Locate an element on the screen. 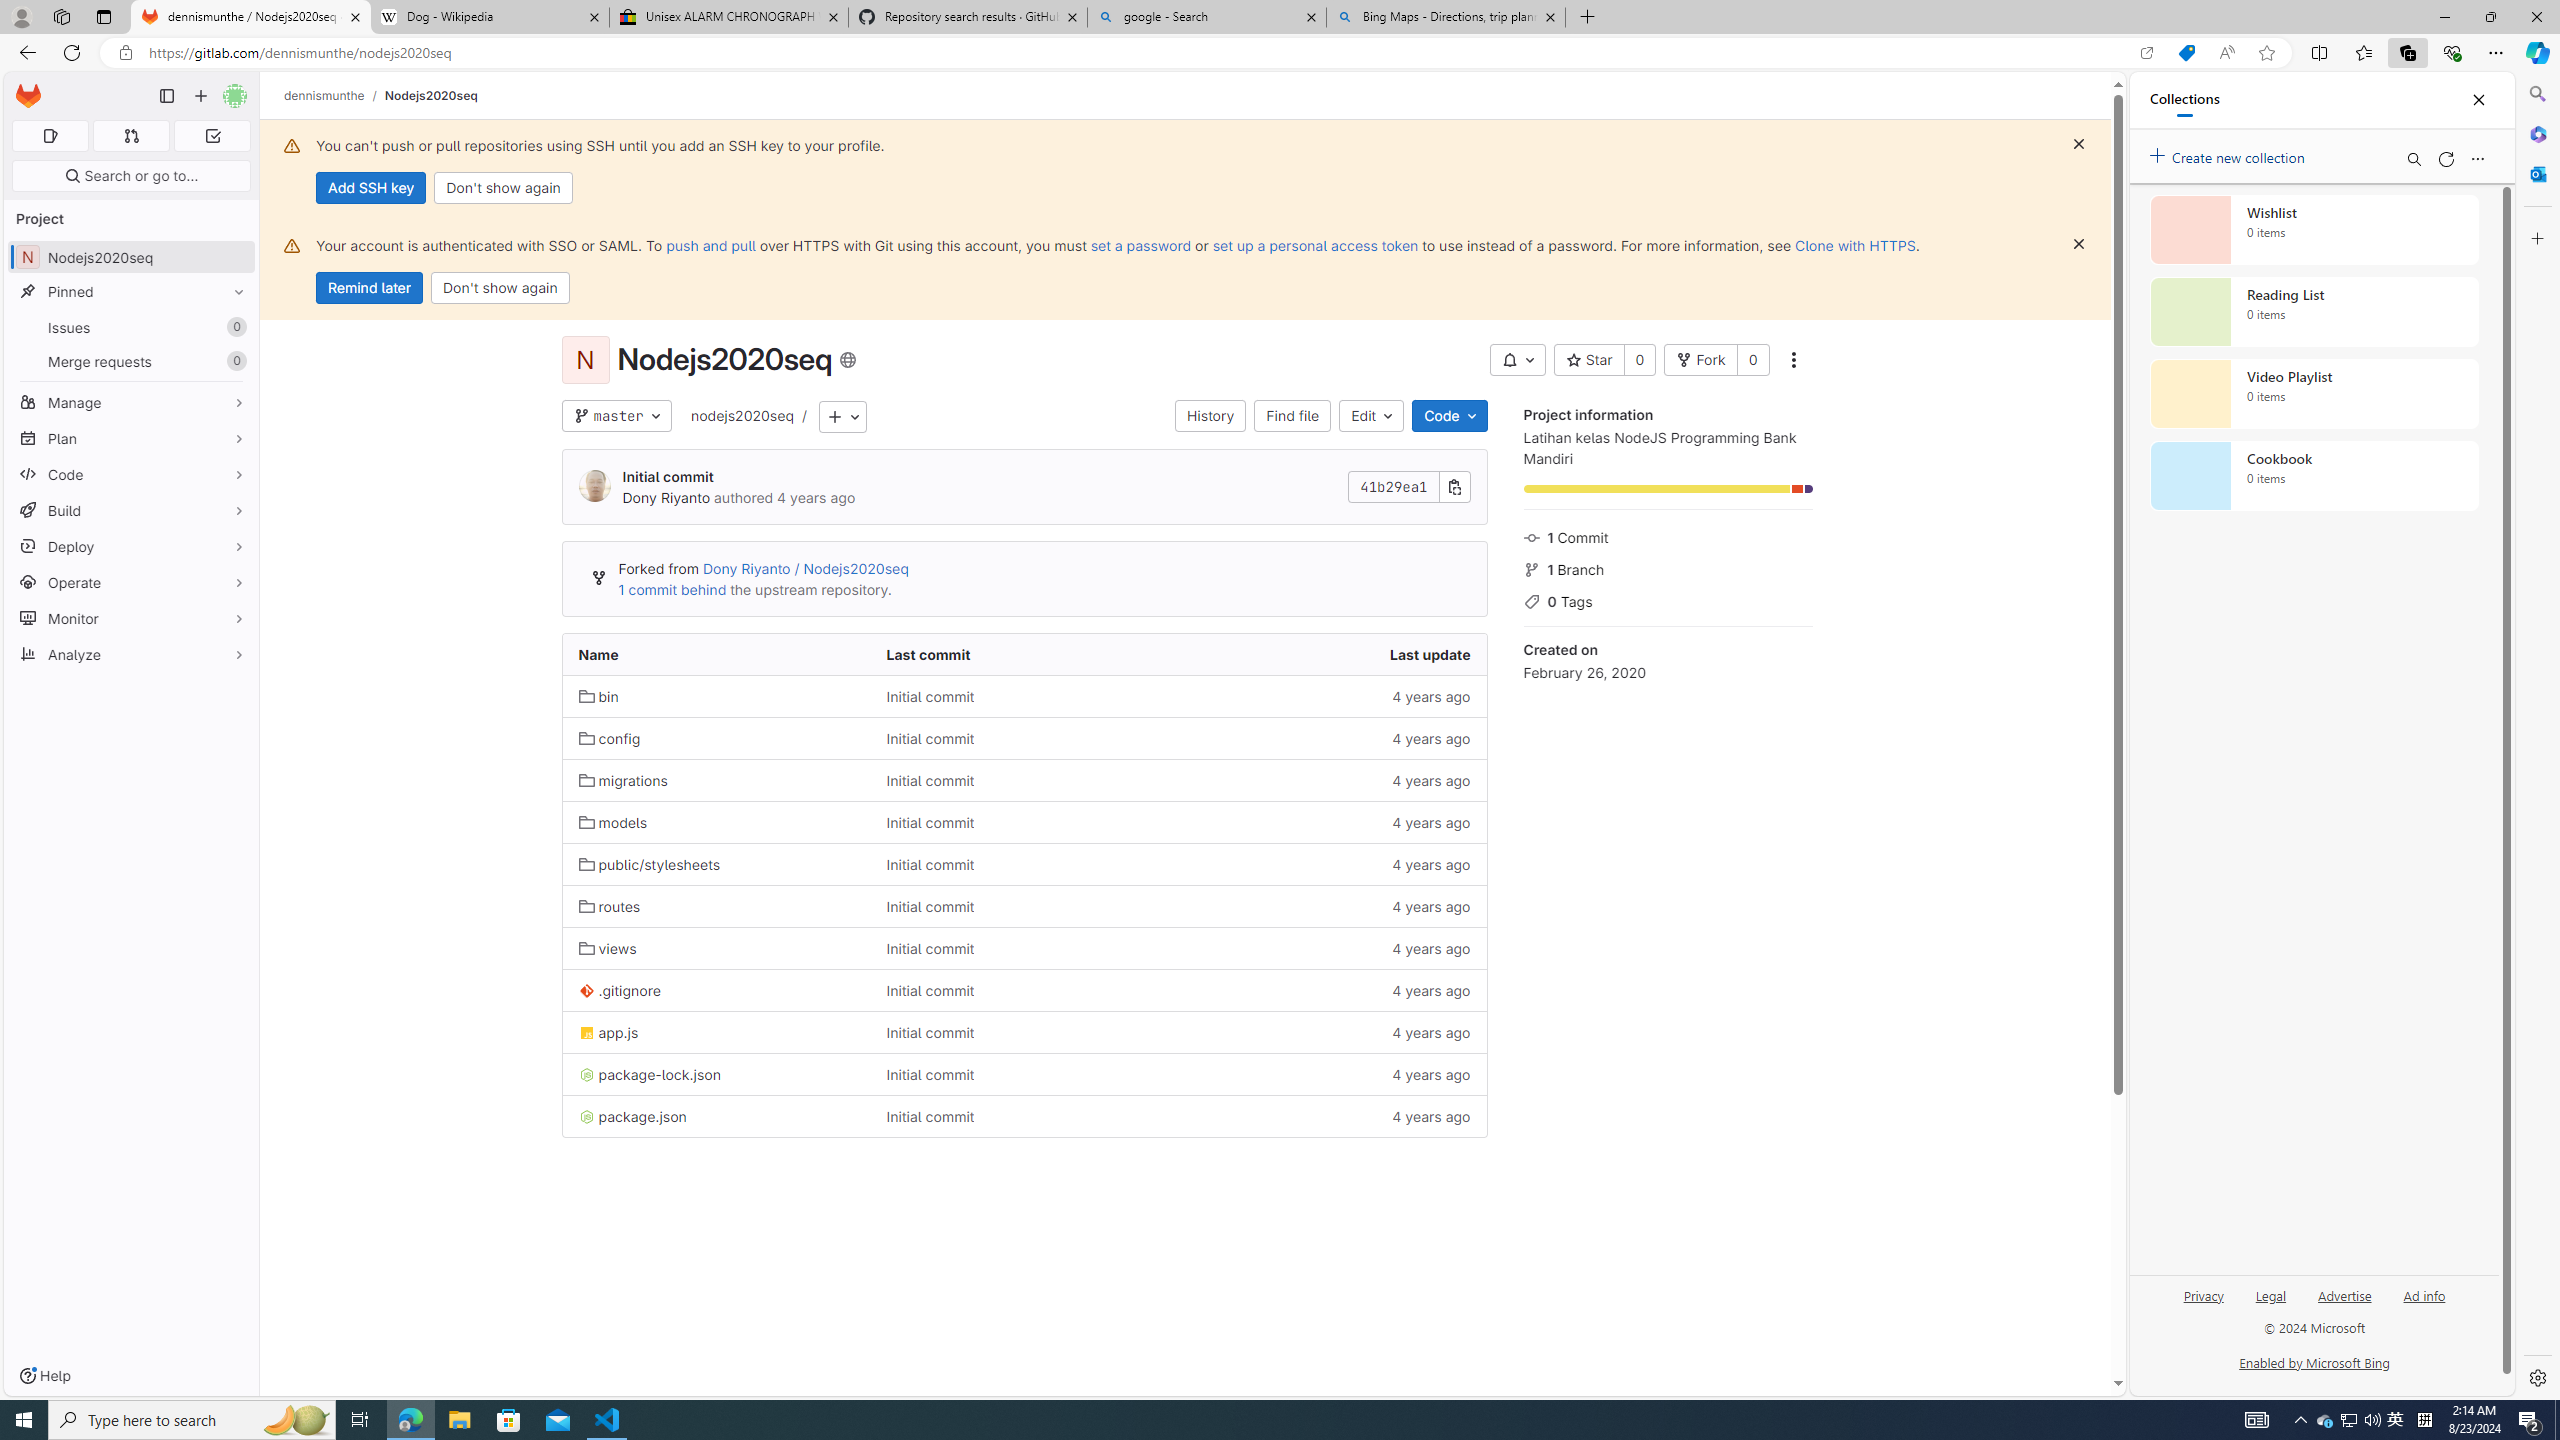 This screenshot has height=1440, width=2560. 'package.json' is located at coordinates (631, 1115).